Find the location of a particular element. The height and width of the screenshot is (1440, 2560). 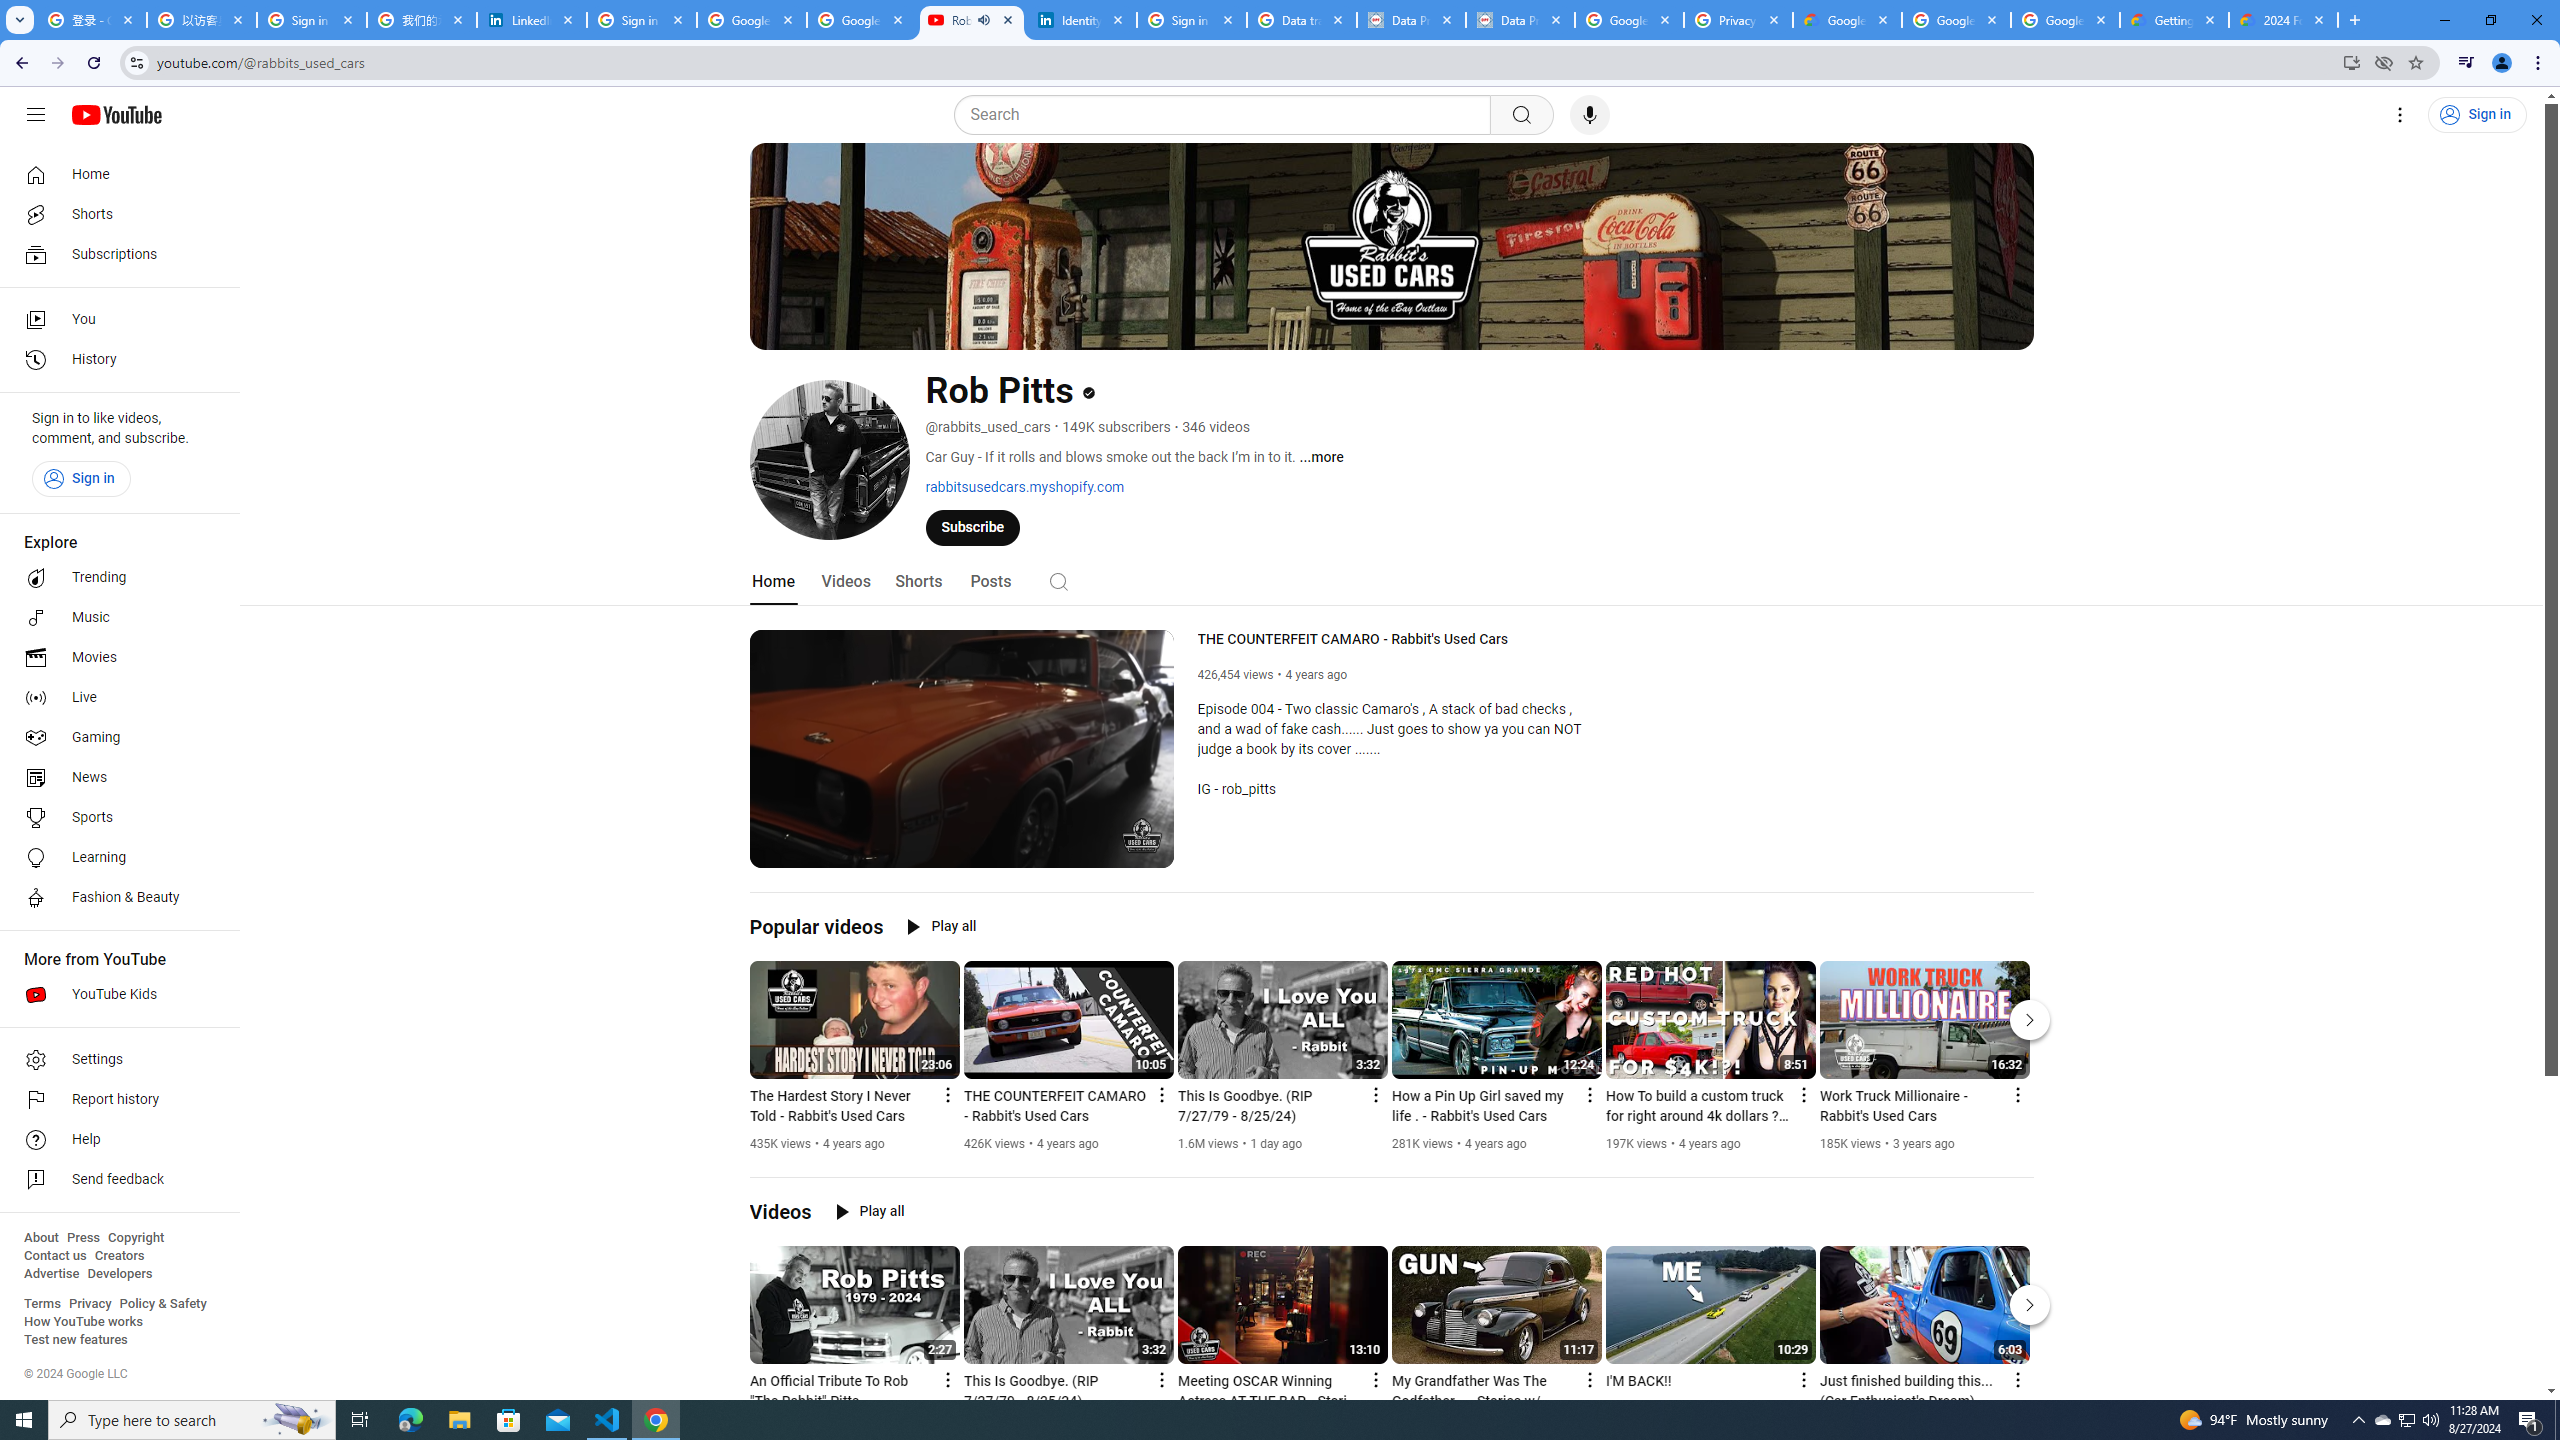

'Search' is located at coordinates (1227, 114).